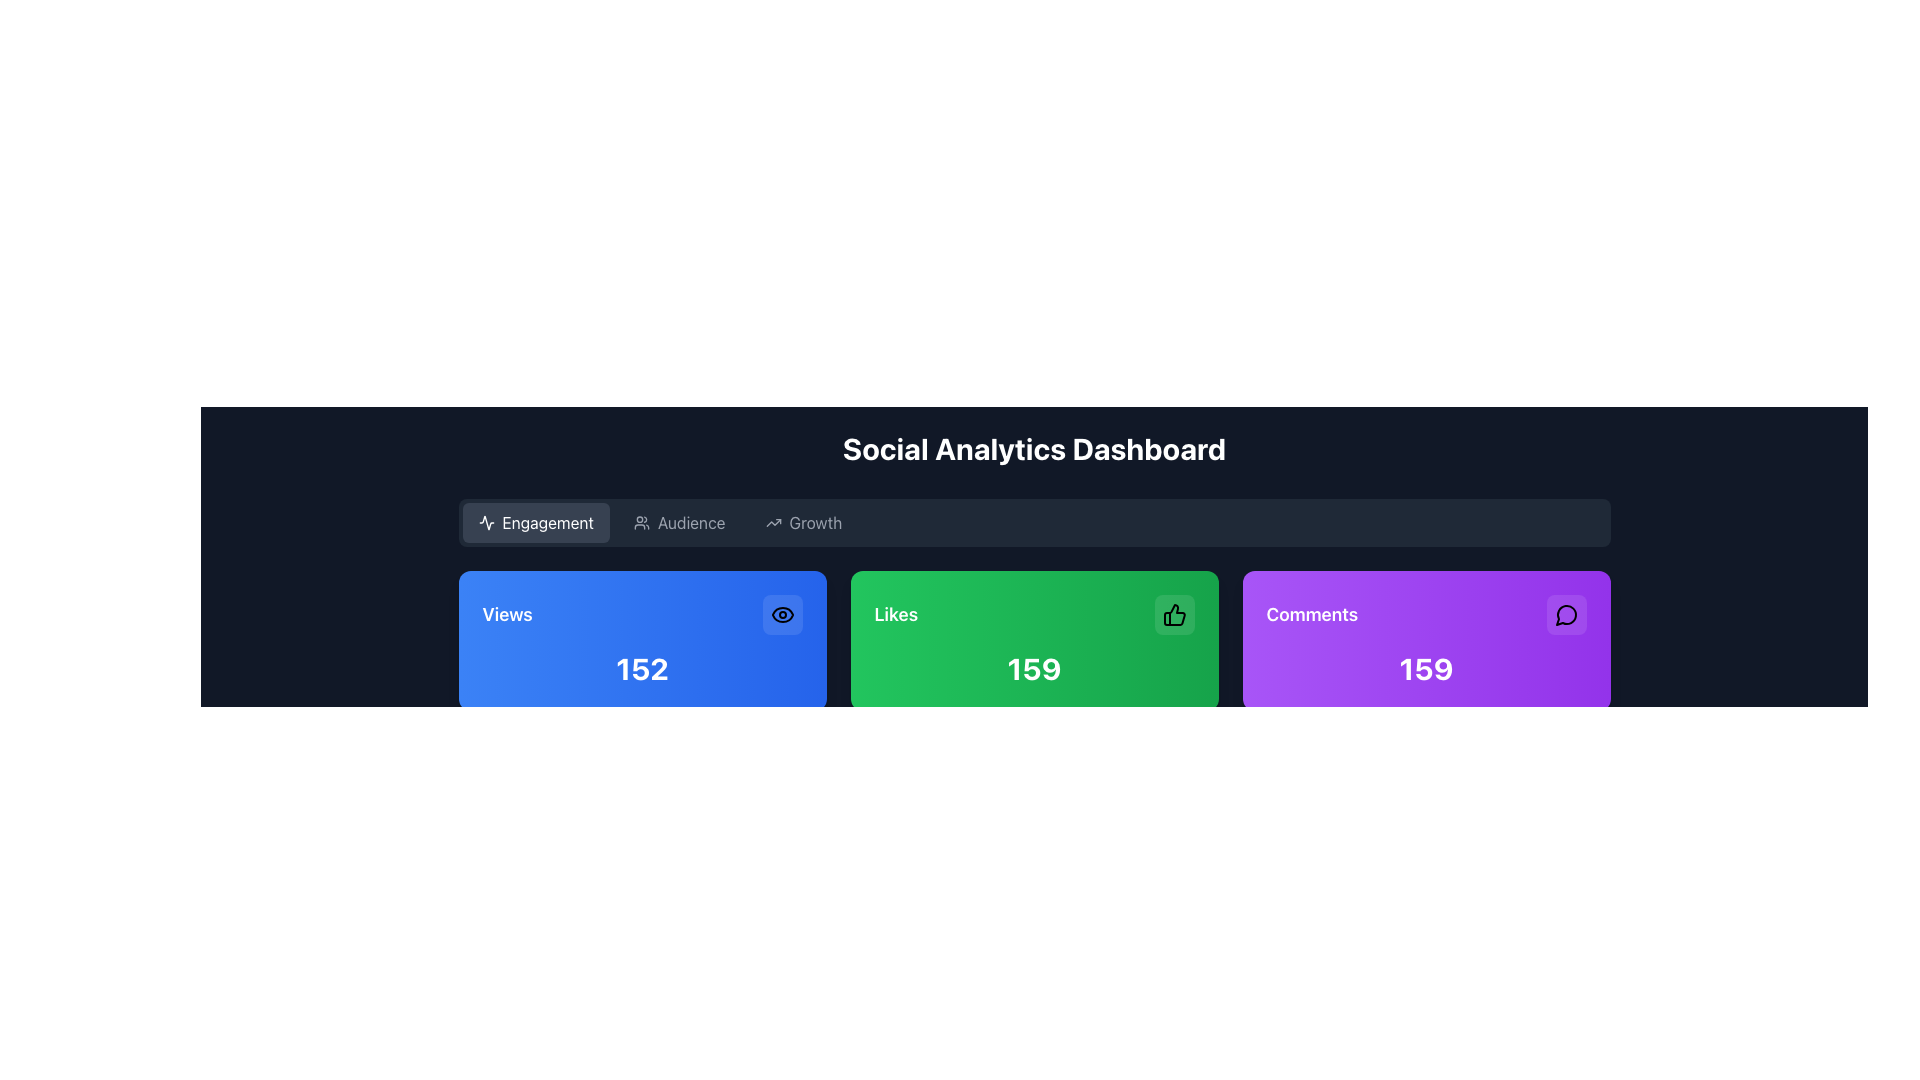 This screenshot has width=1920, height=1080. What do you see at coordinates (1034, 447) in the screenshot?
I see `the header titled 'Social Analytics Dashboard', which is prominently displayed in a bold and large white font at the top of the dashboard interface` at bounding box center [1034, 447].